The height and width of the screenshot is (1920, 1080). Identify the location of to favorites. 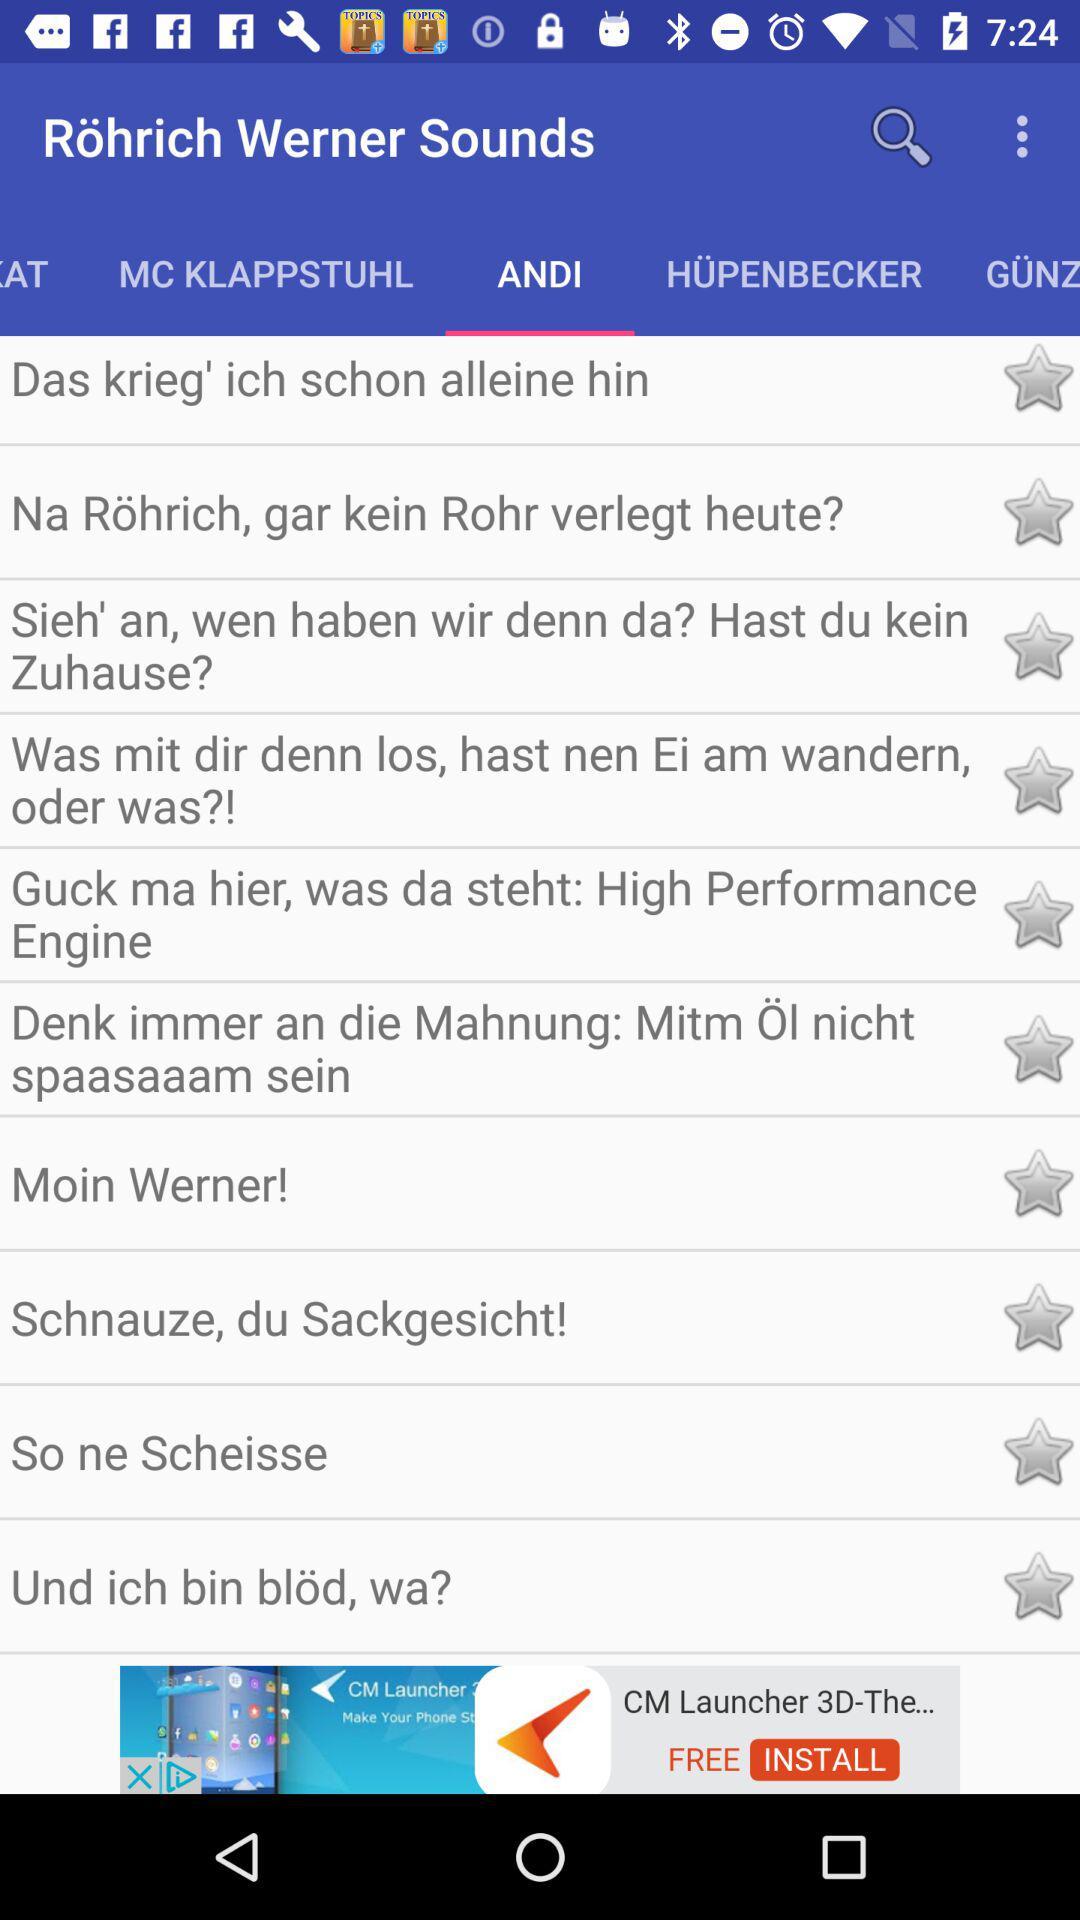
(1036, 1047).